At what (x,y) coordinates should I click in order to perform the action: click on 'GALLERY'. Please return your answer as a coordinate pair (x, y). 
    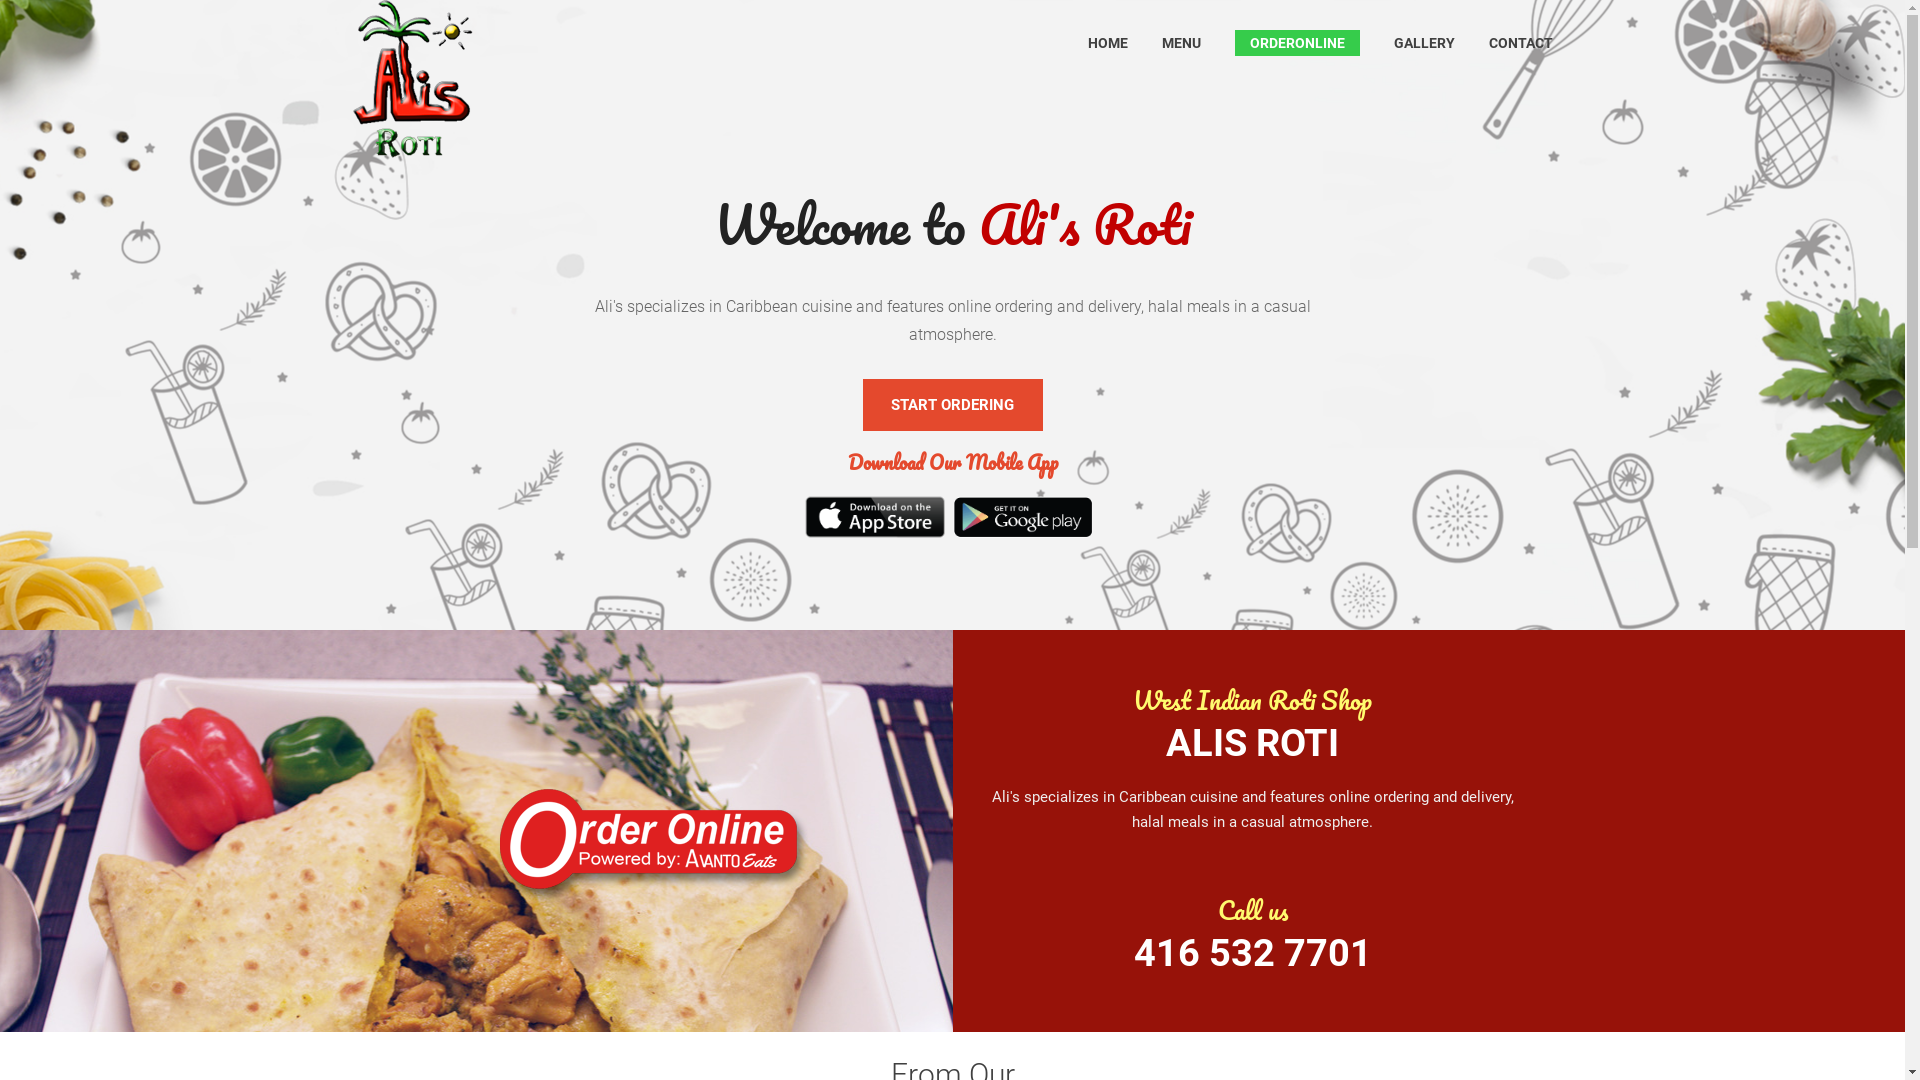
    Looking at the image, I should click on (1423, 42).